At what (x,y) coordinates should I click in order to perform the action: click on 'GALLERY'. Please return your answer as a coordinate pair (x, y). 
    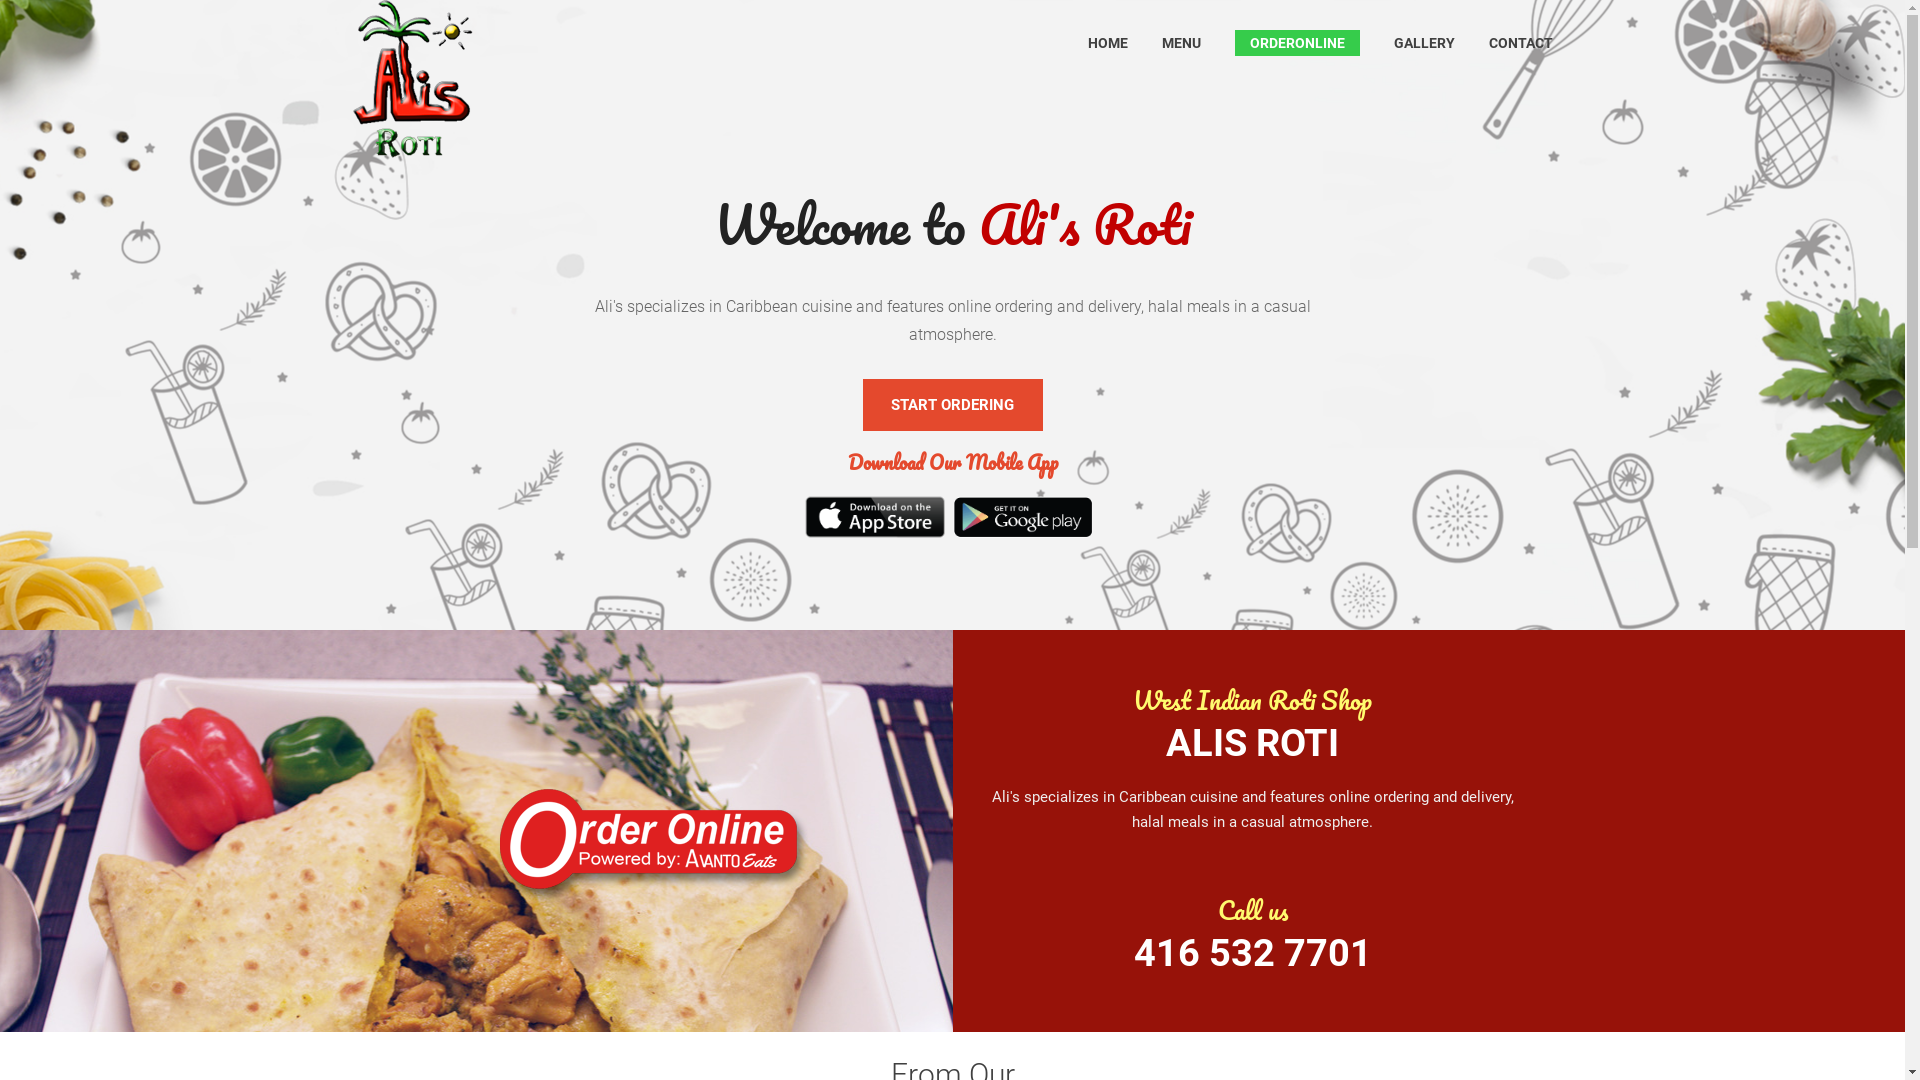
    Looking at the image, I should click on (1423, 42).